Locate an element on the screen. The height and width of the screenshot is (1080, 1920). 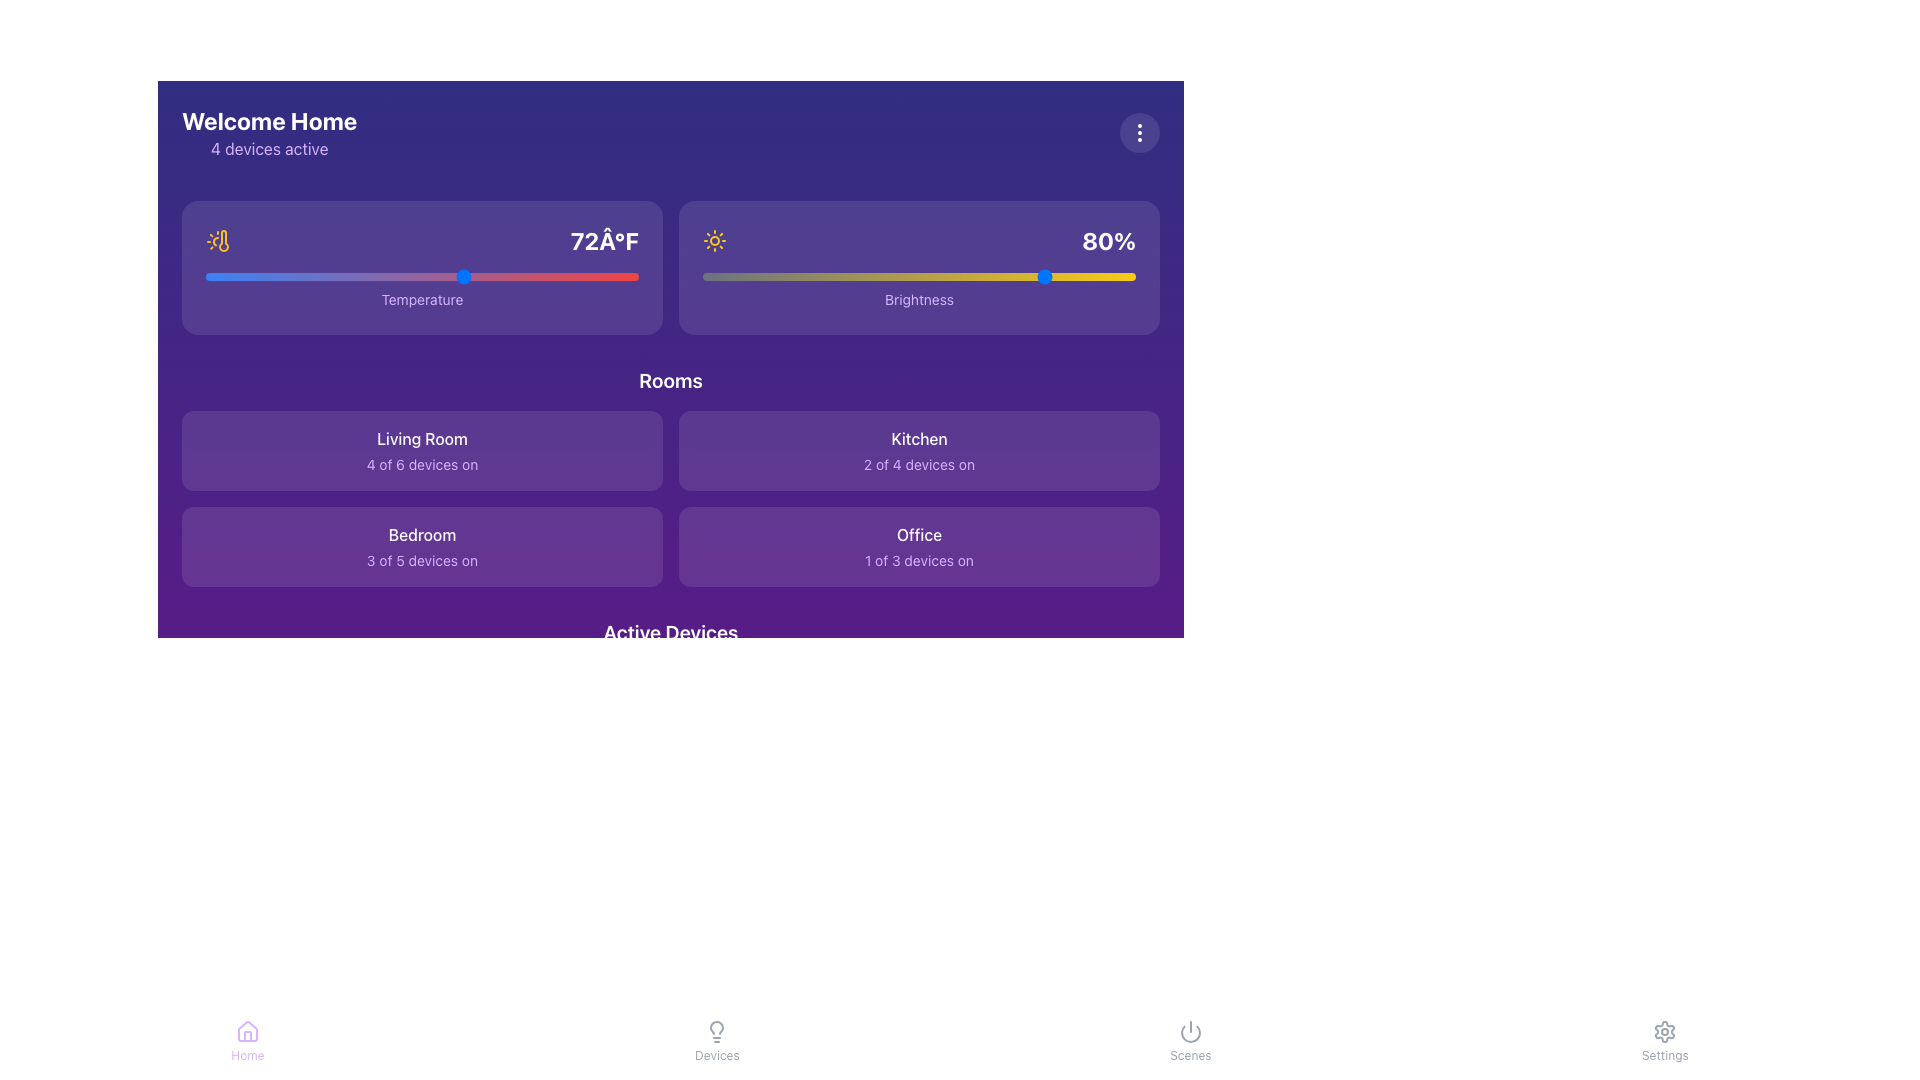
brightness level is located at coordinates (867, 277).